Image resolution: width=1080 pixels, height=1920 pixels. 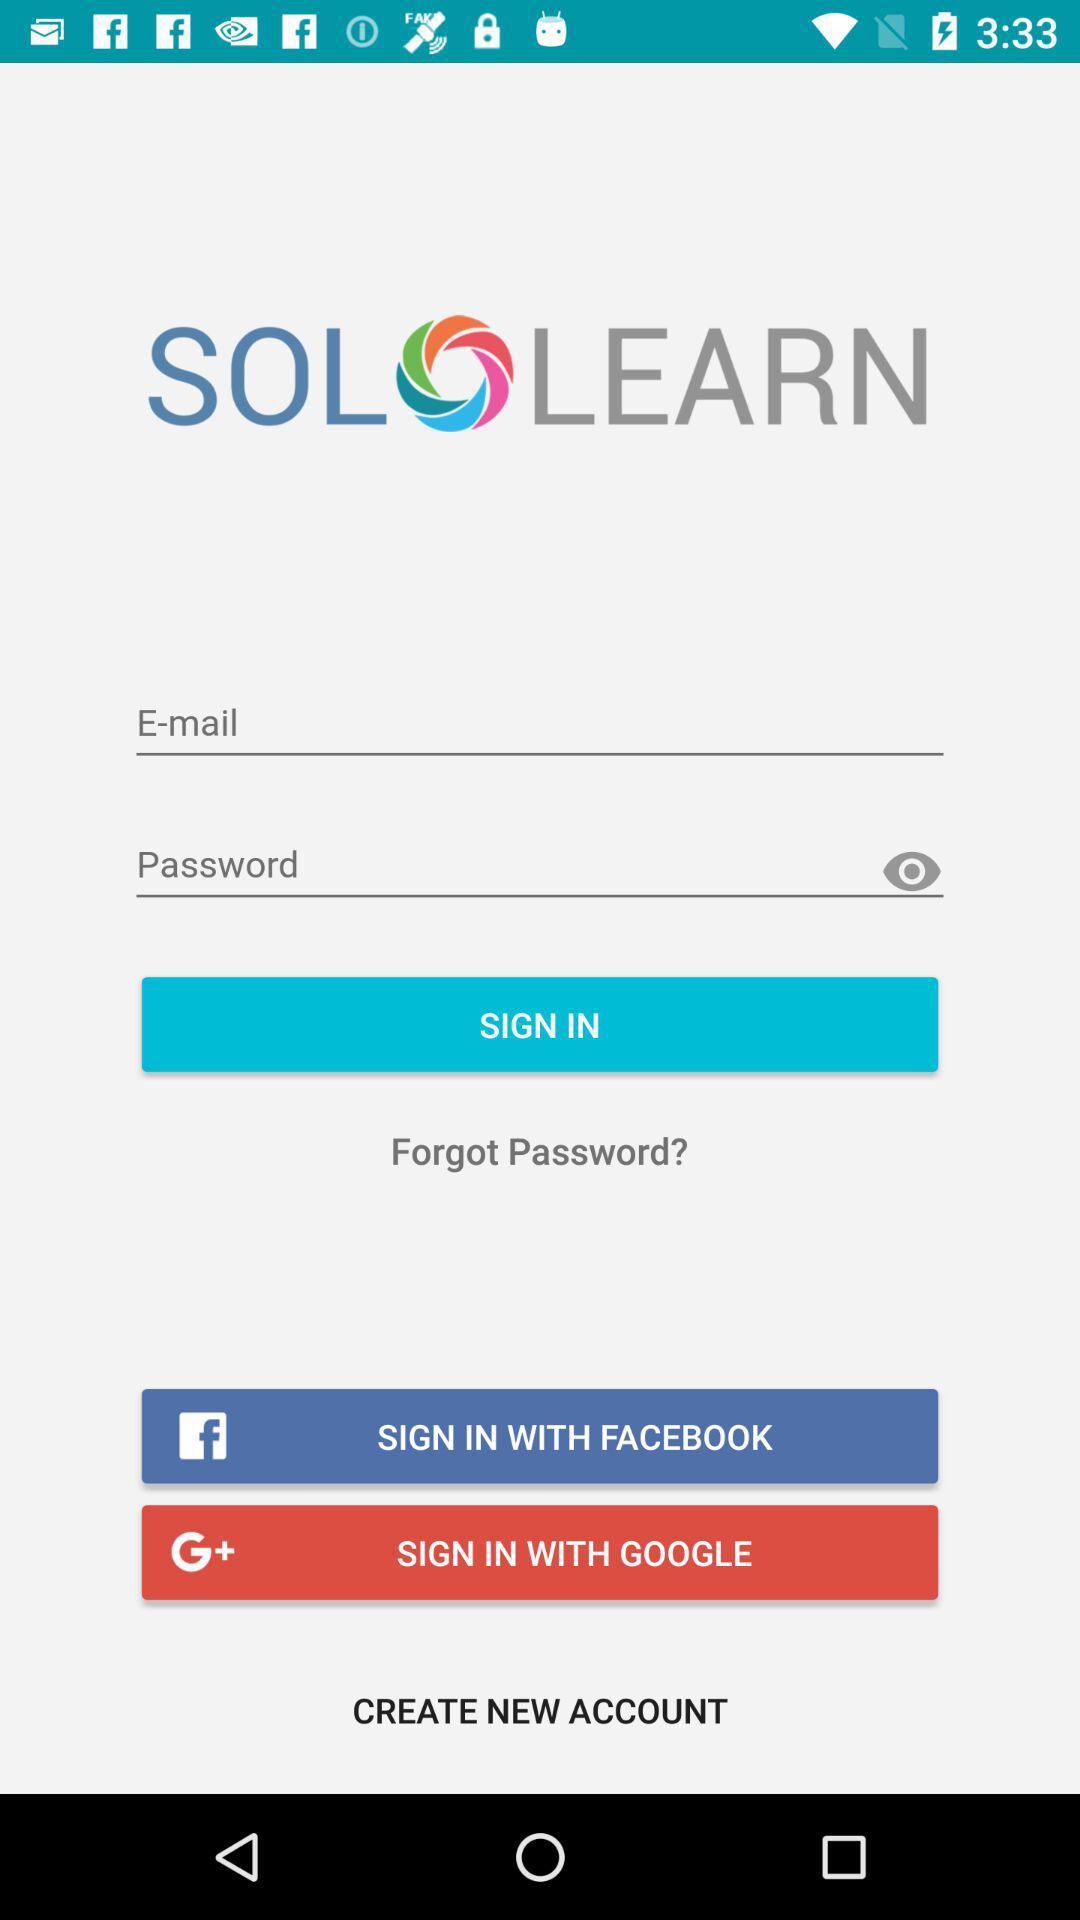 What do you see at coordinates (911, 872) in the screenshot?
I see `show the password` at bounding box center [911, 872].